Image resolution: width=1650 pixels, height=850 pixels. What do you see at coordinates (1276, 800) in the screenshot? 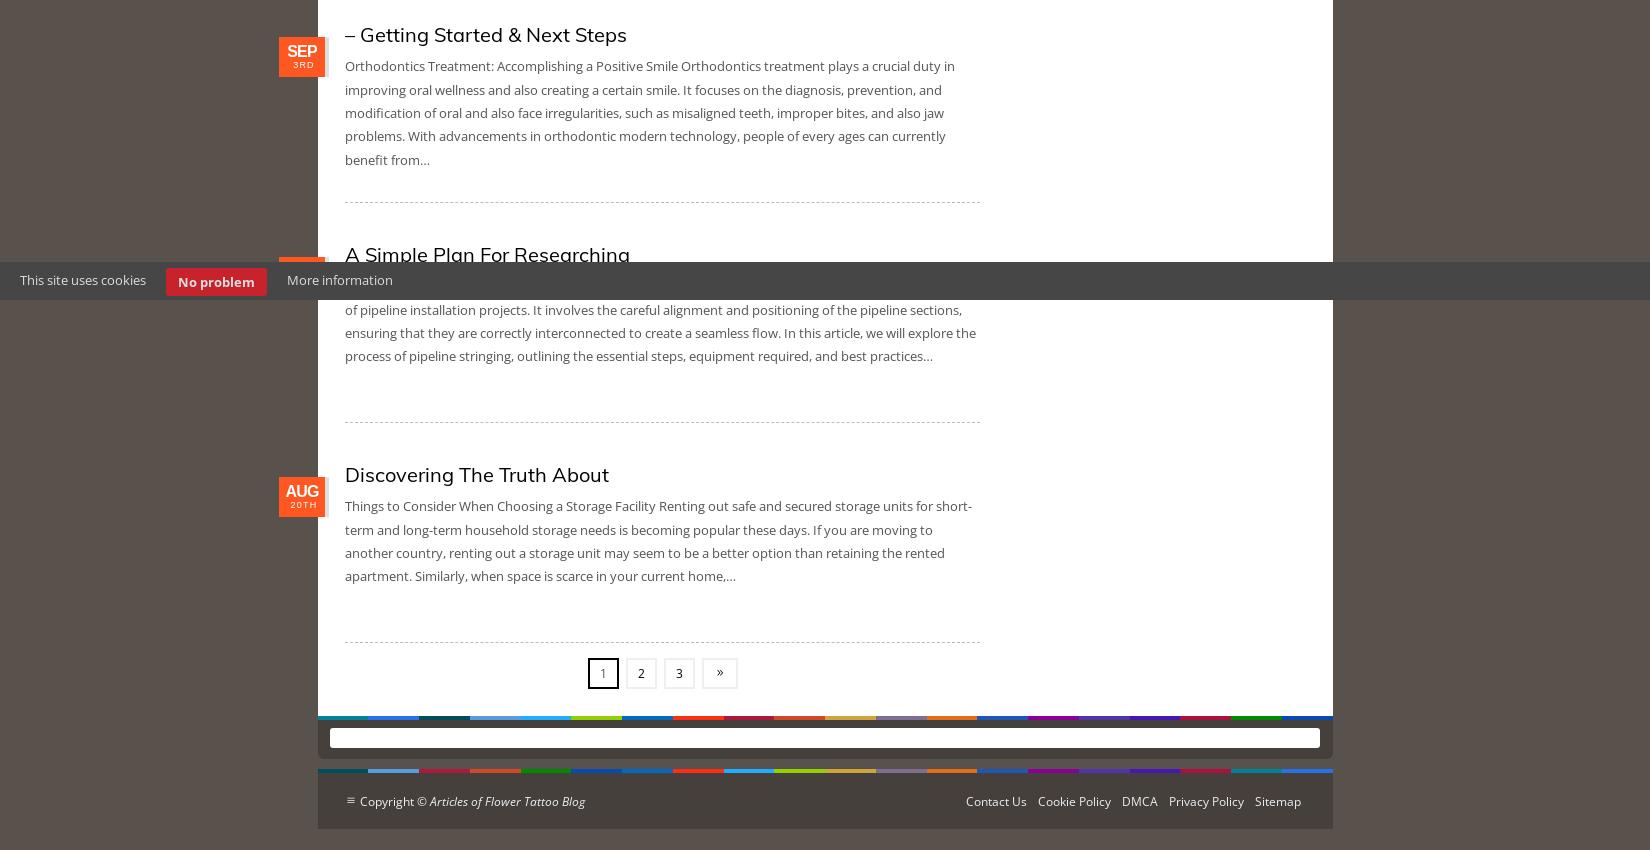
I see `'Sitemap'` at bounding box center [1276, 800].